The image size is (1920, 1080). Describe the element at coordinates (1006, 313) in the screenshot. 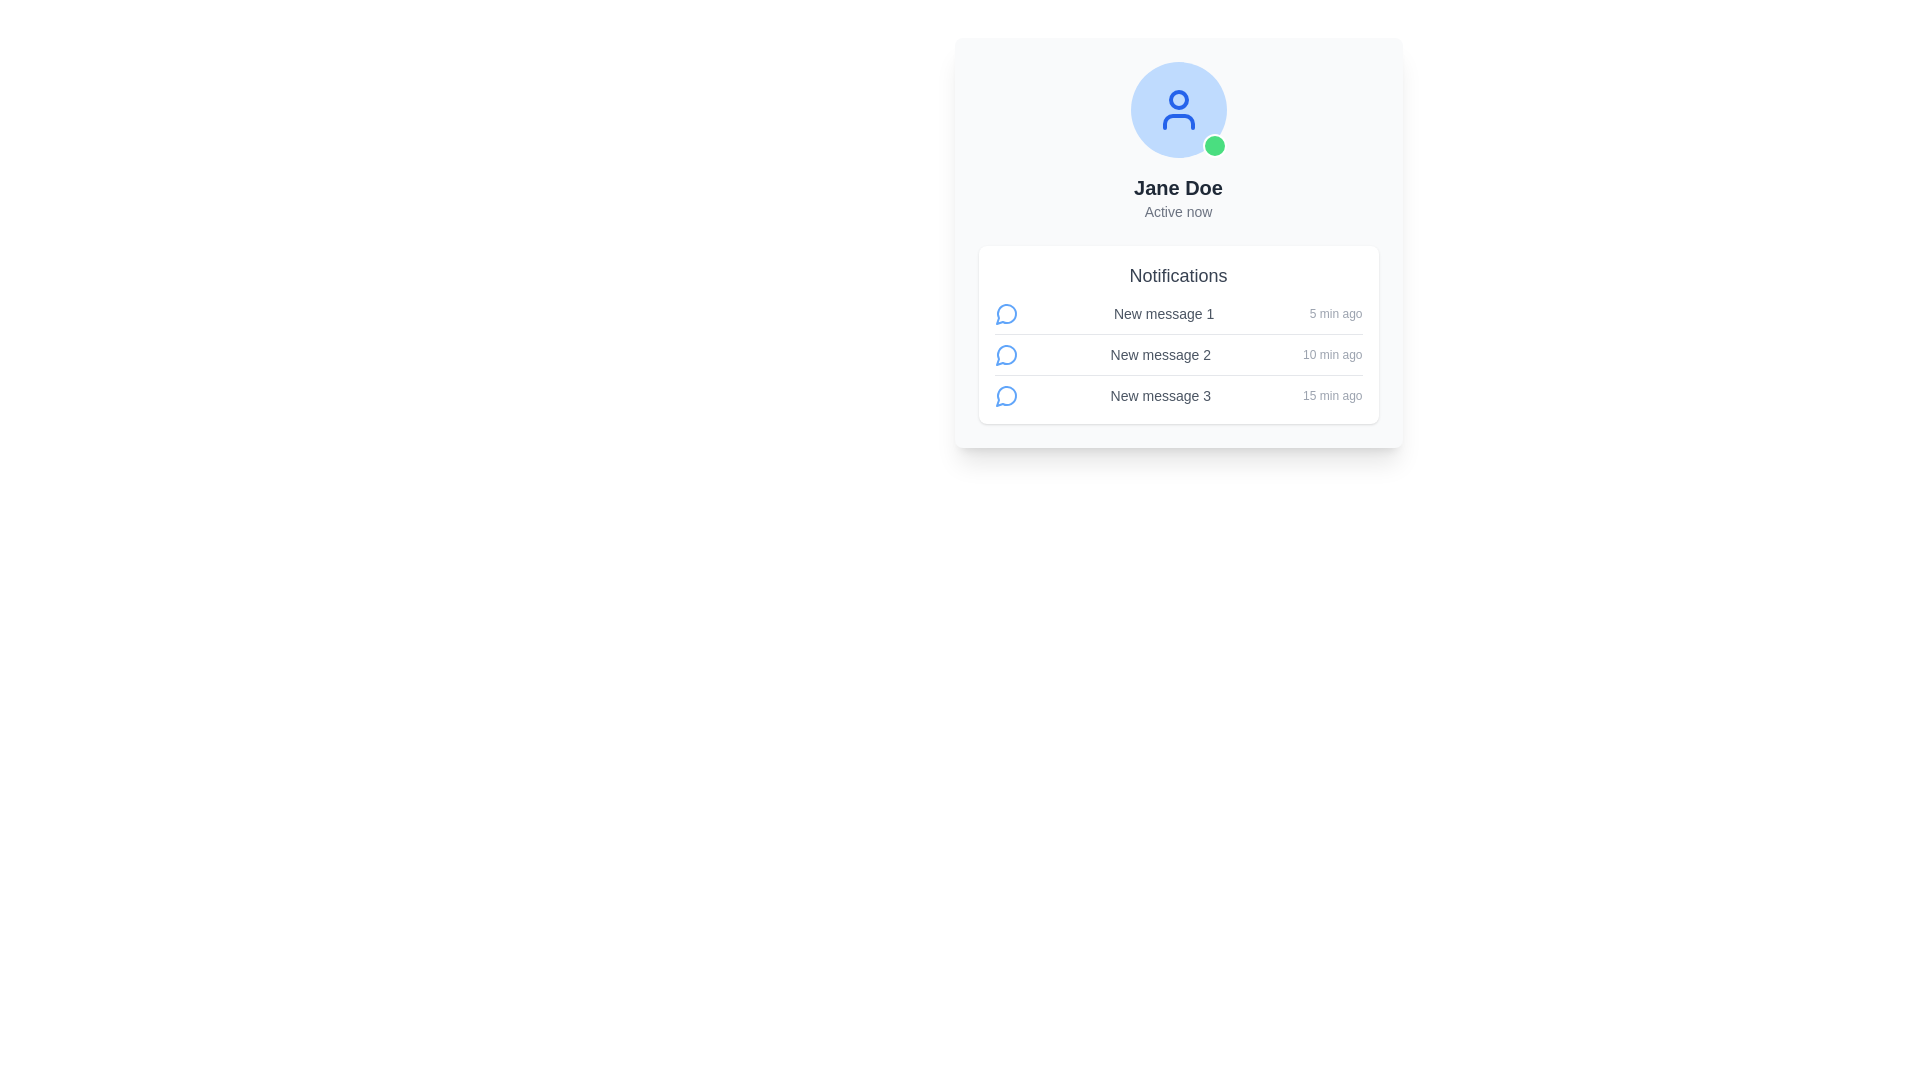

I see `the blue circular message icon with a minimalist design located at the start of the first notification entry in the 'Notifications' section` at that location.